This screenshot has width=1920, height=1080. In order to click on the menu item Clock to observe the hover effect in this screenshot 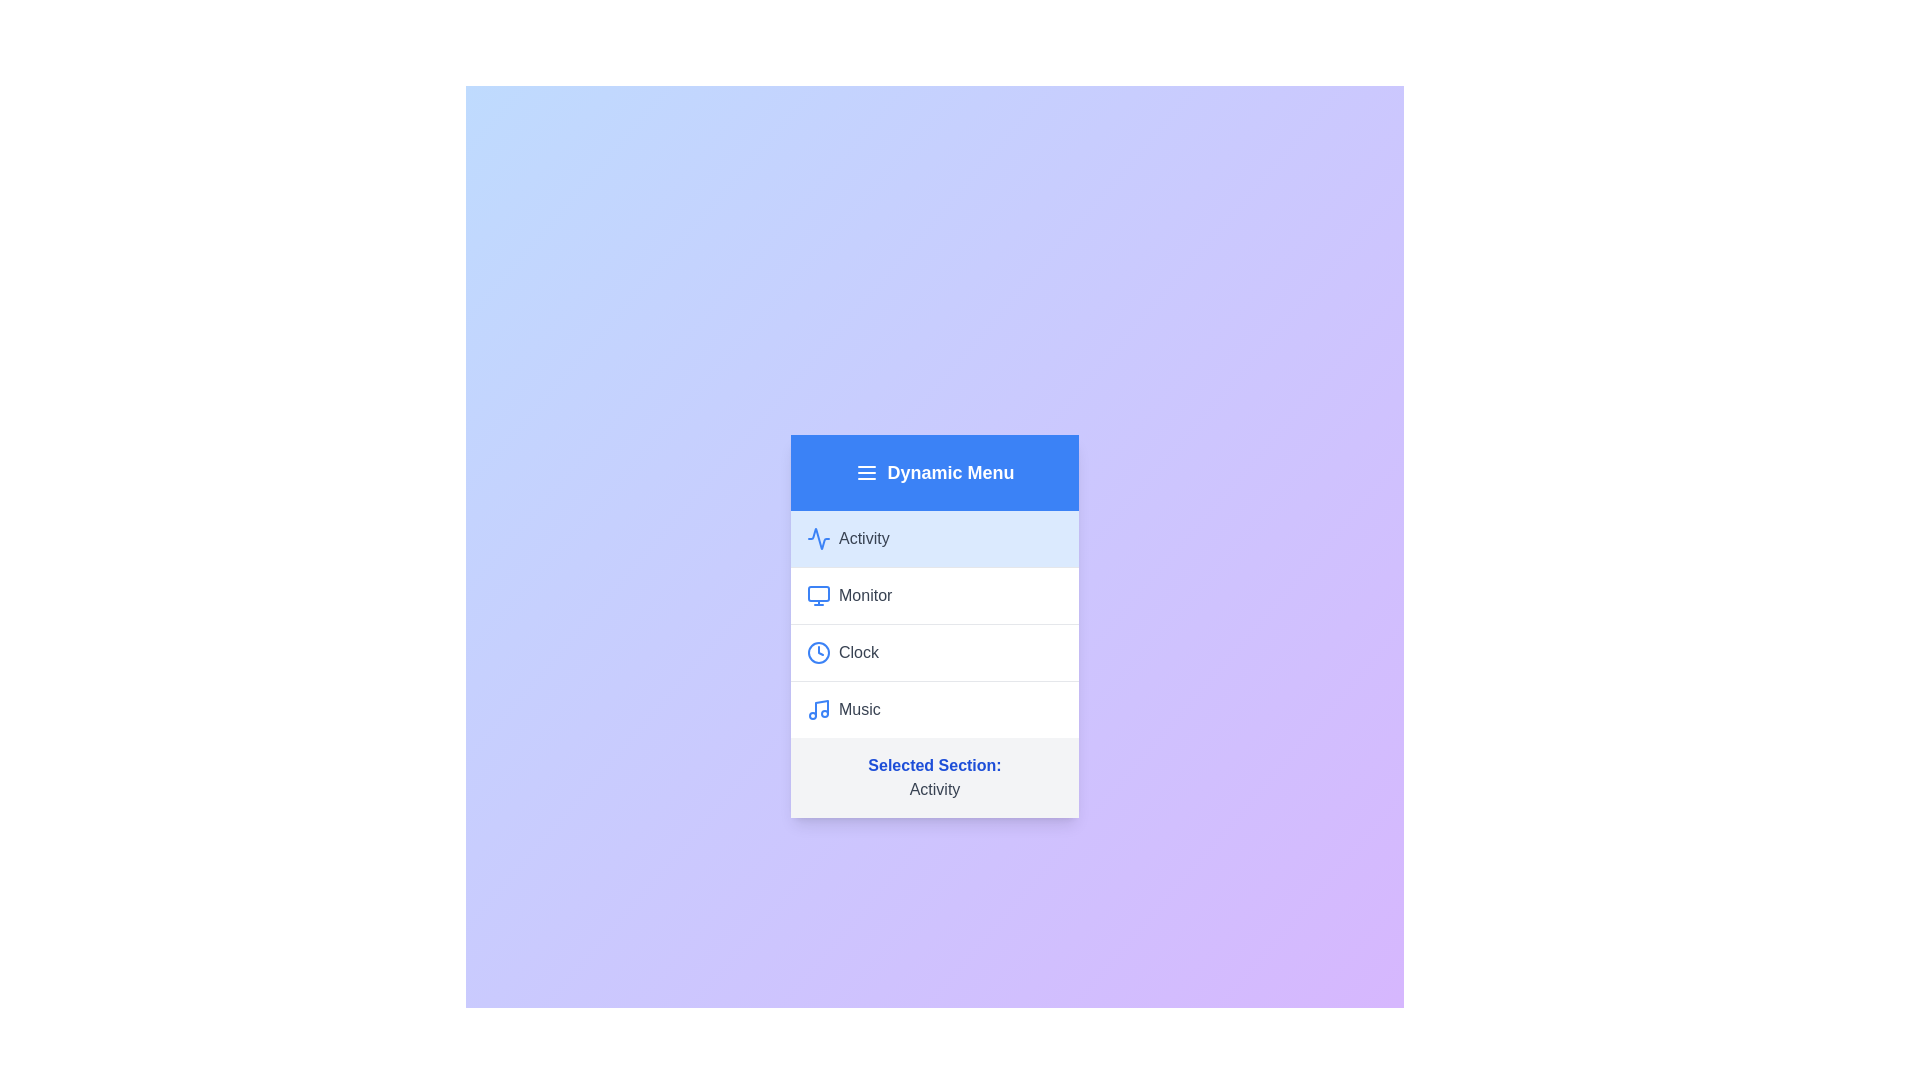, I will do `click(934, 651)`.